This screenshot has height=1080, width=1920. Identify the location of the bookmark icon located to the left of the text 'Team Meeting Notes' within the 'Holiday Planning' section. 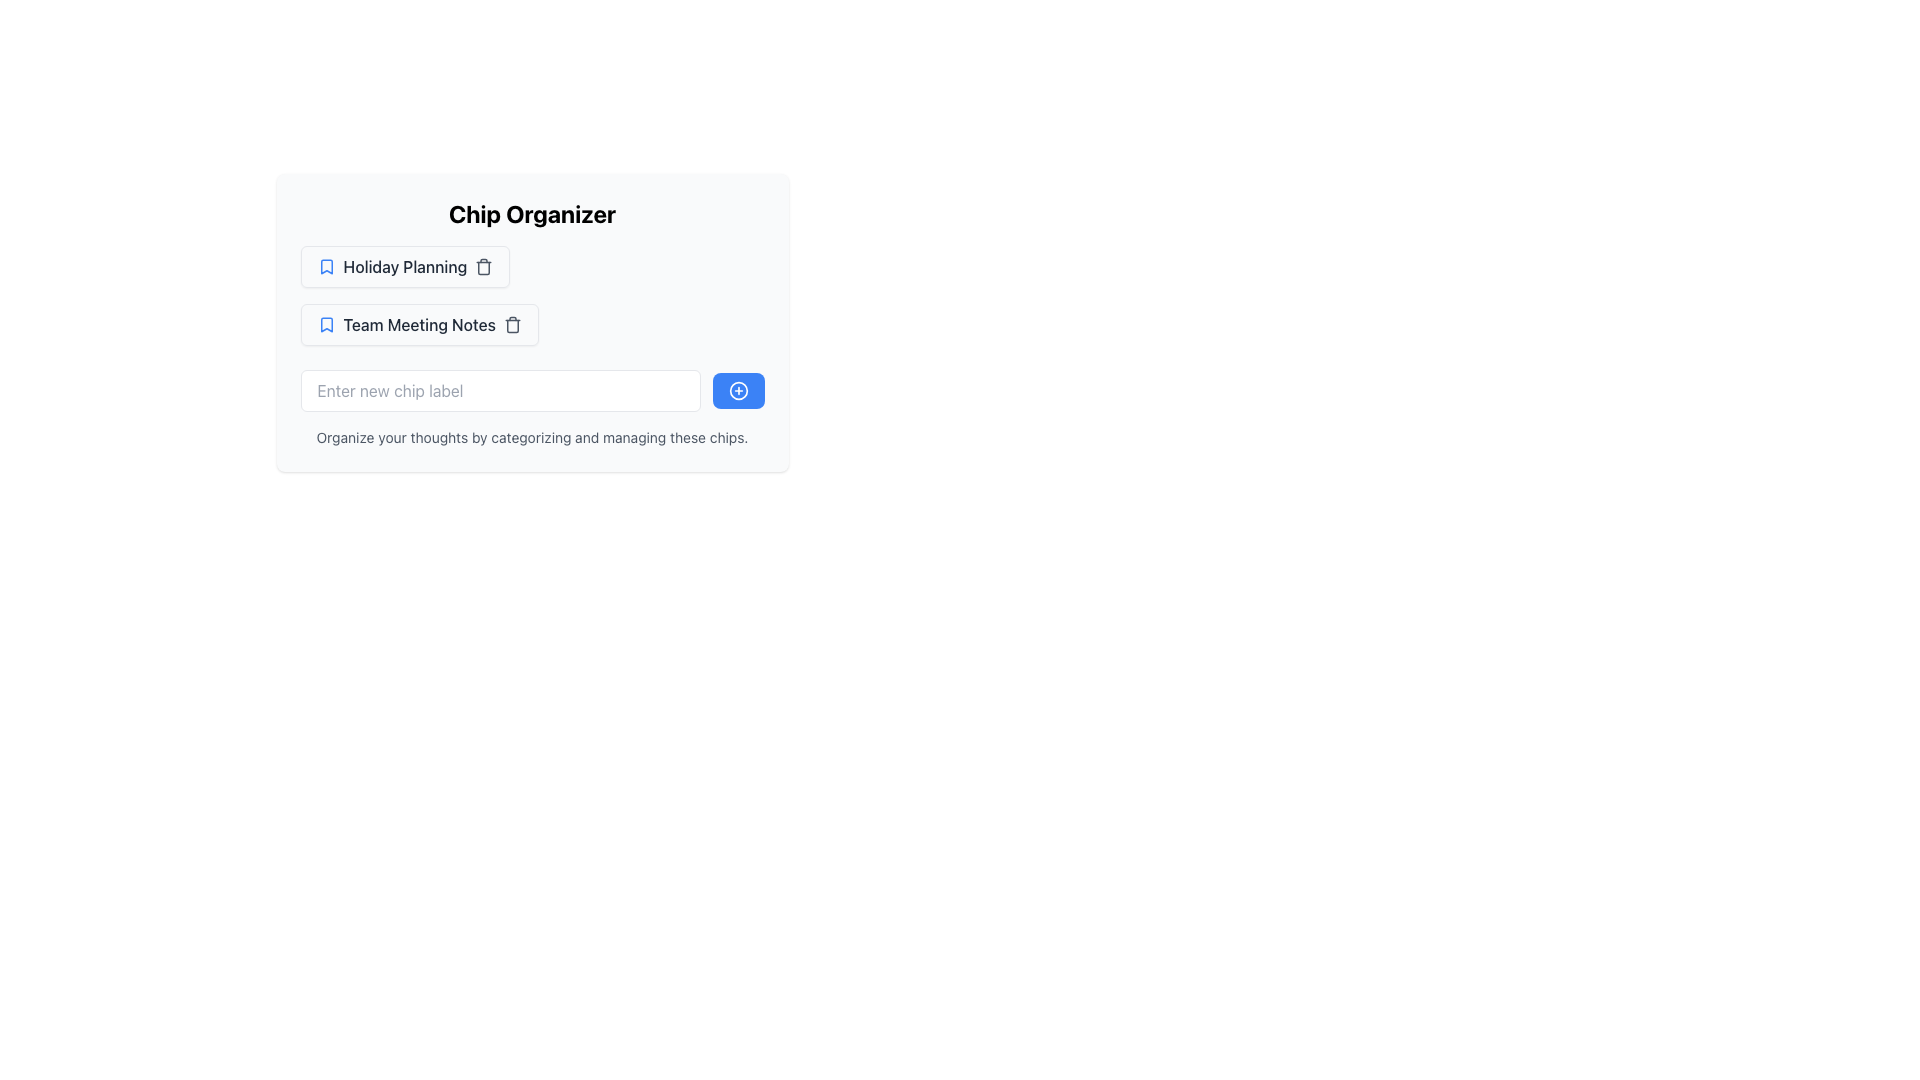
(326, 323).